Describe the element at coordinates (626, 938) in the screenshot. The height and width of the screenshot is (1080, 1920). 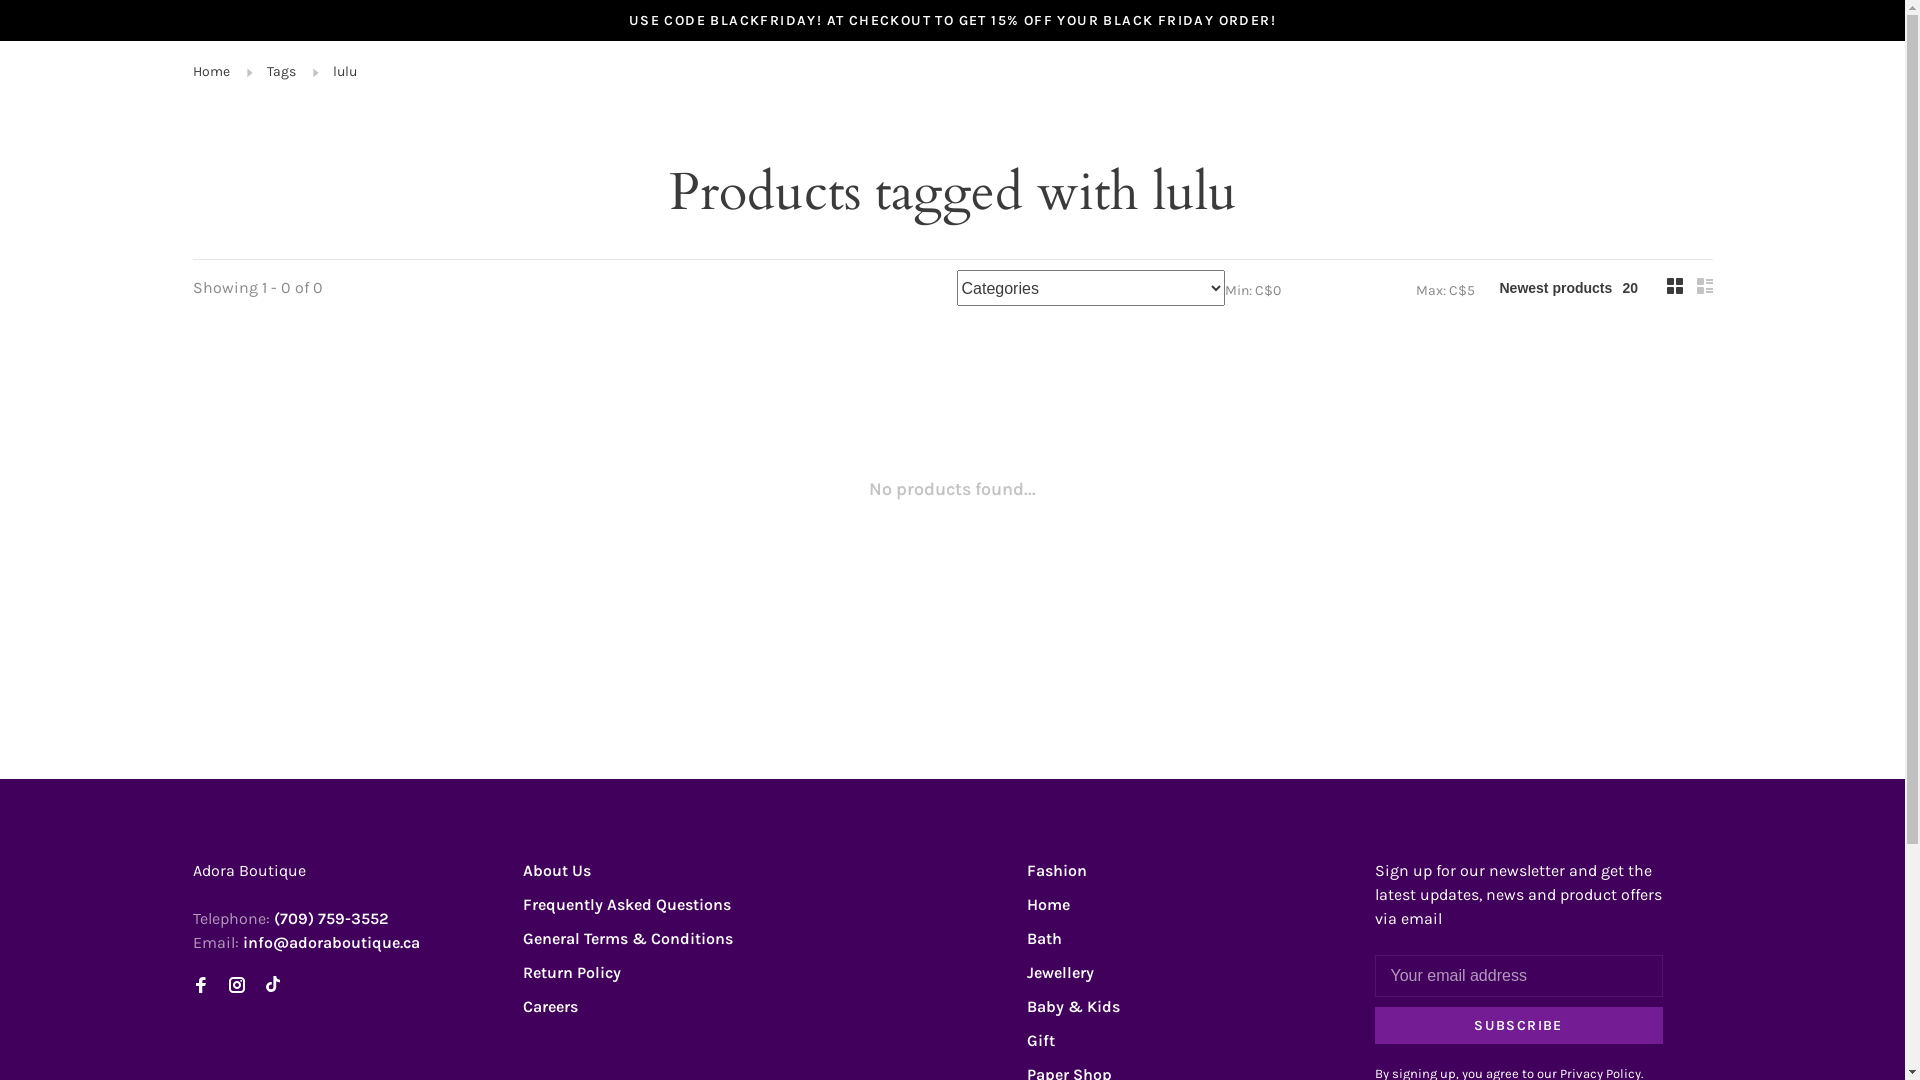
I see `'General Terms & Conditions'` at that location.